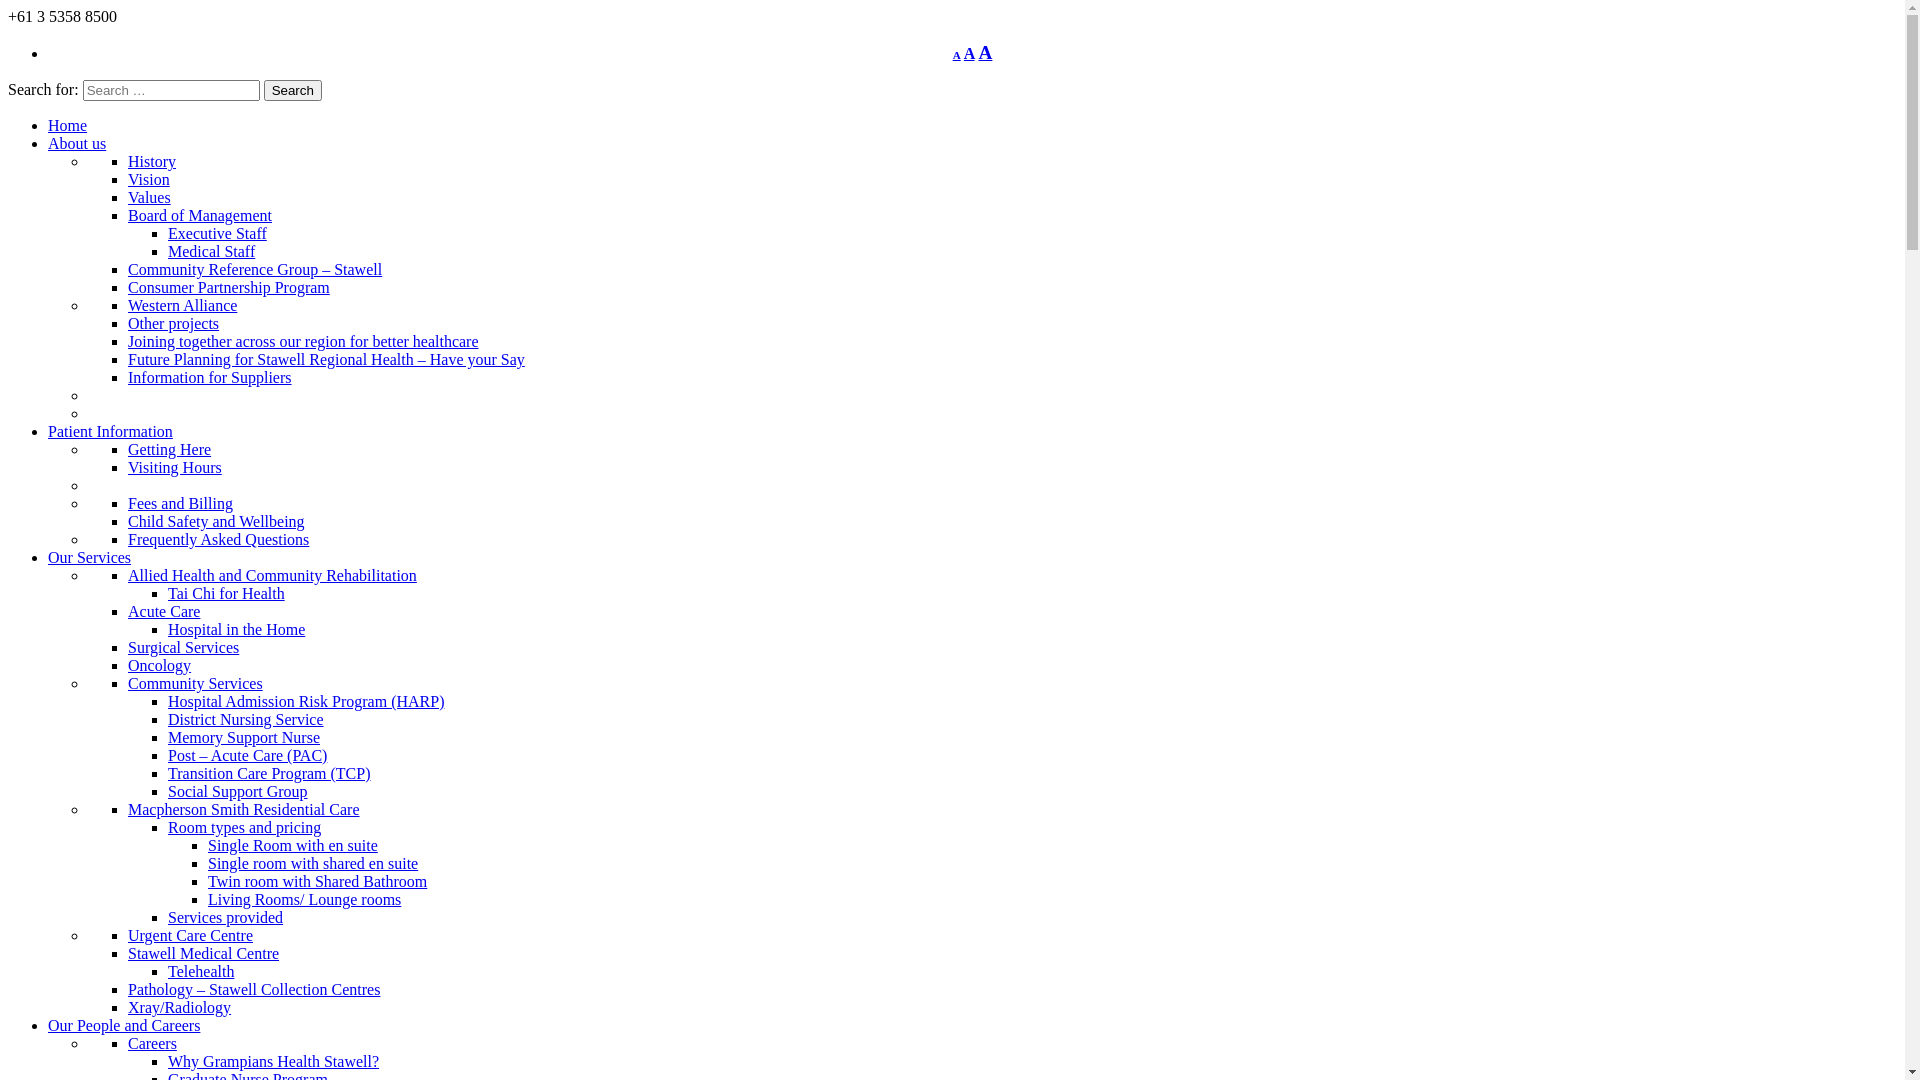 The height and width of the screenshot is (1080, 1920). I want to click on 'Western Alliance', so click(127, 305).